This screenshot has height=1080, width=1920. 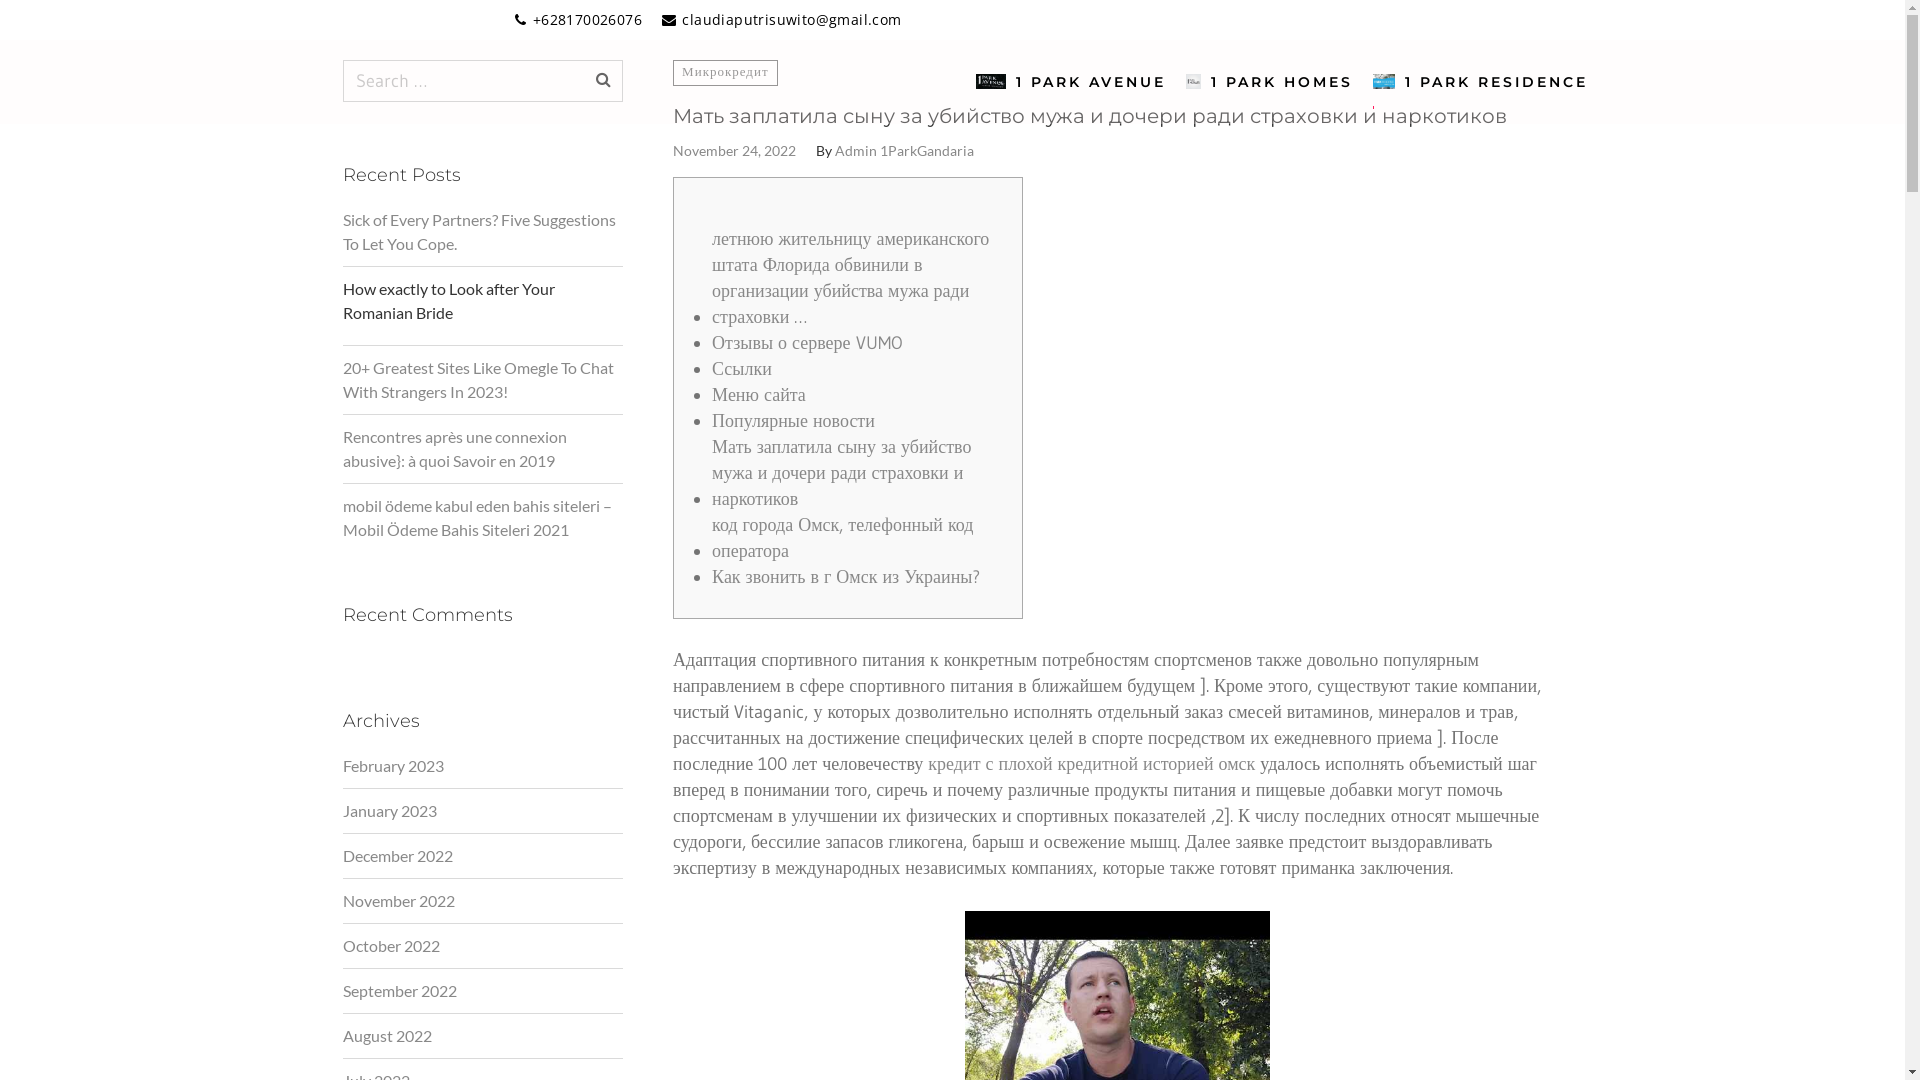 I want to click on '1 PARK AVENUE', so click(x=975, y=76).